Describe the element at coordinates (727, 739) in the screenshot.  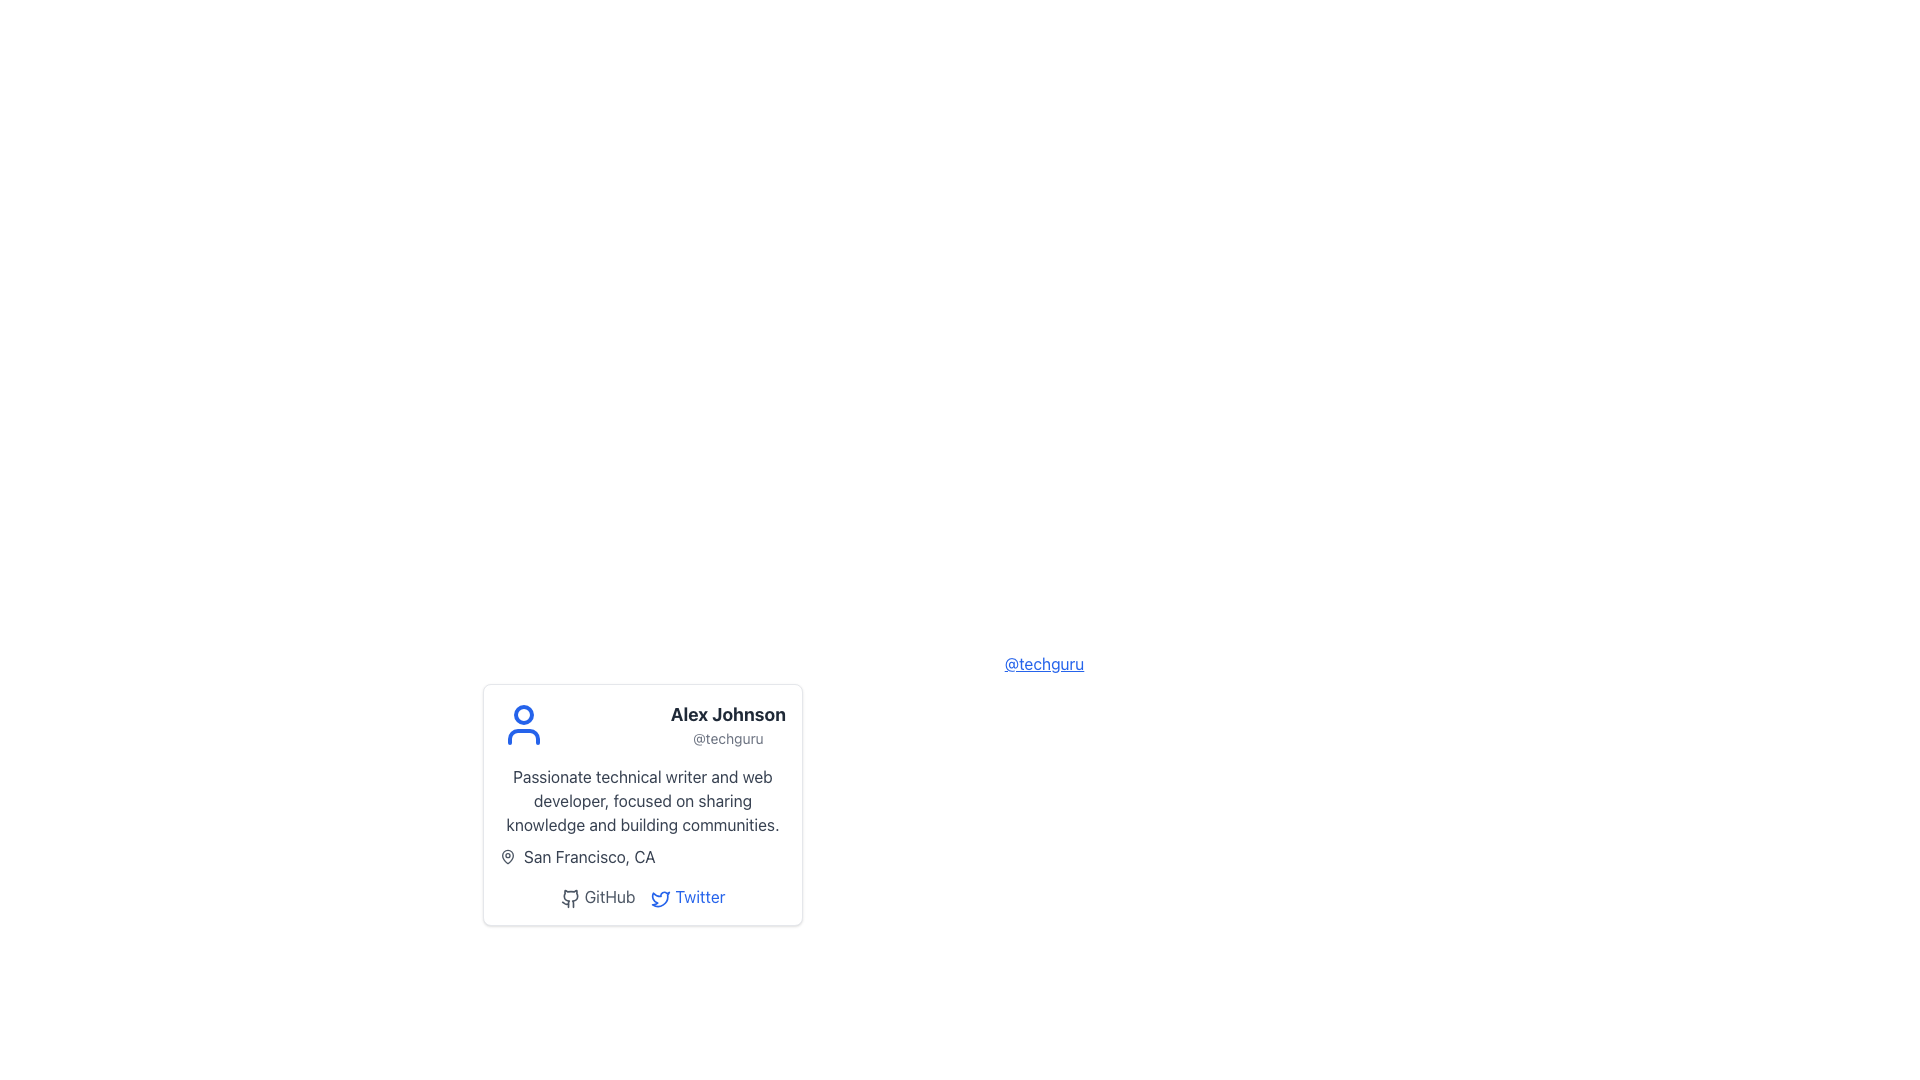
I see `text label displaying the username '@techguru' located below the name 'Alex Johnson' in the profile card structure` at that location.